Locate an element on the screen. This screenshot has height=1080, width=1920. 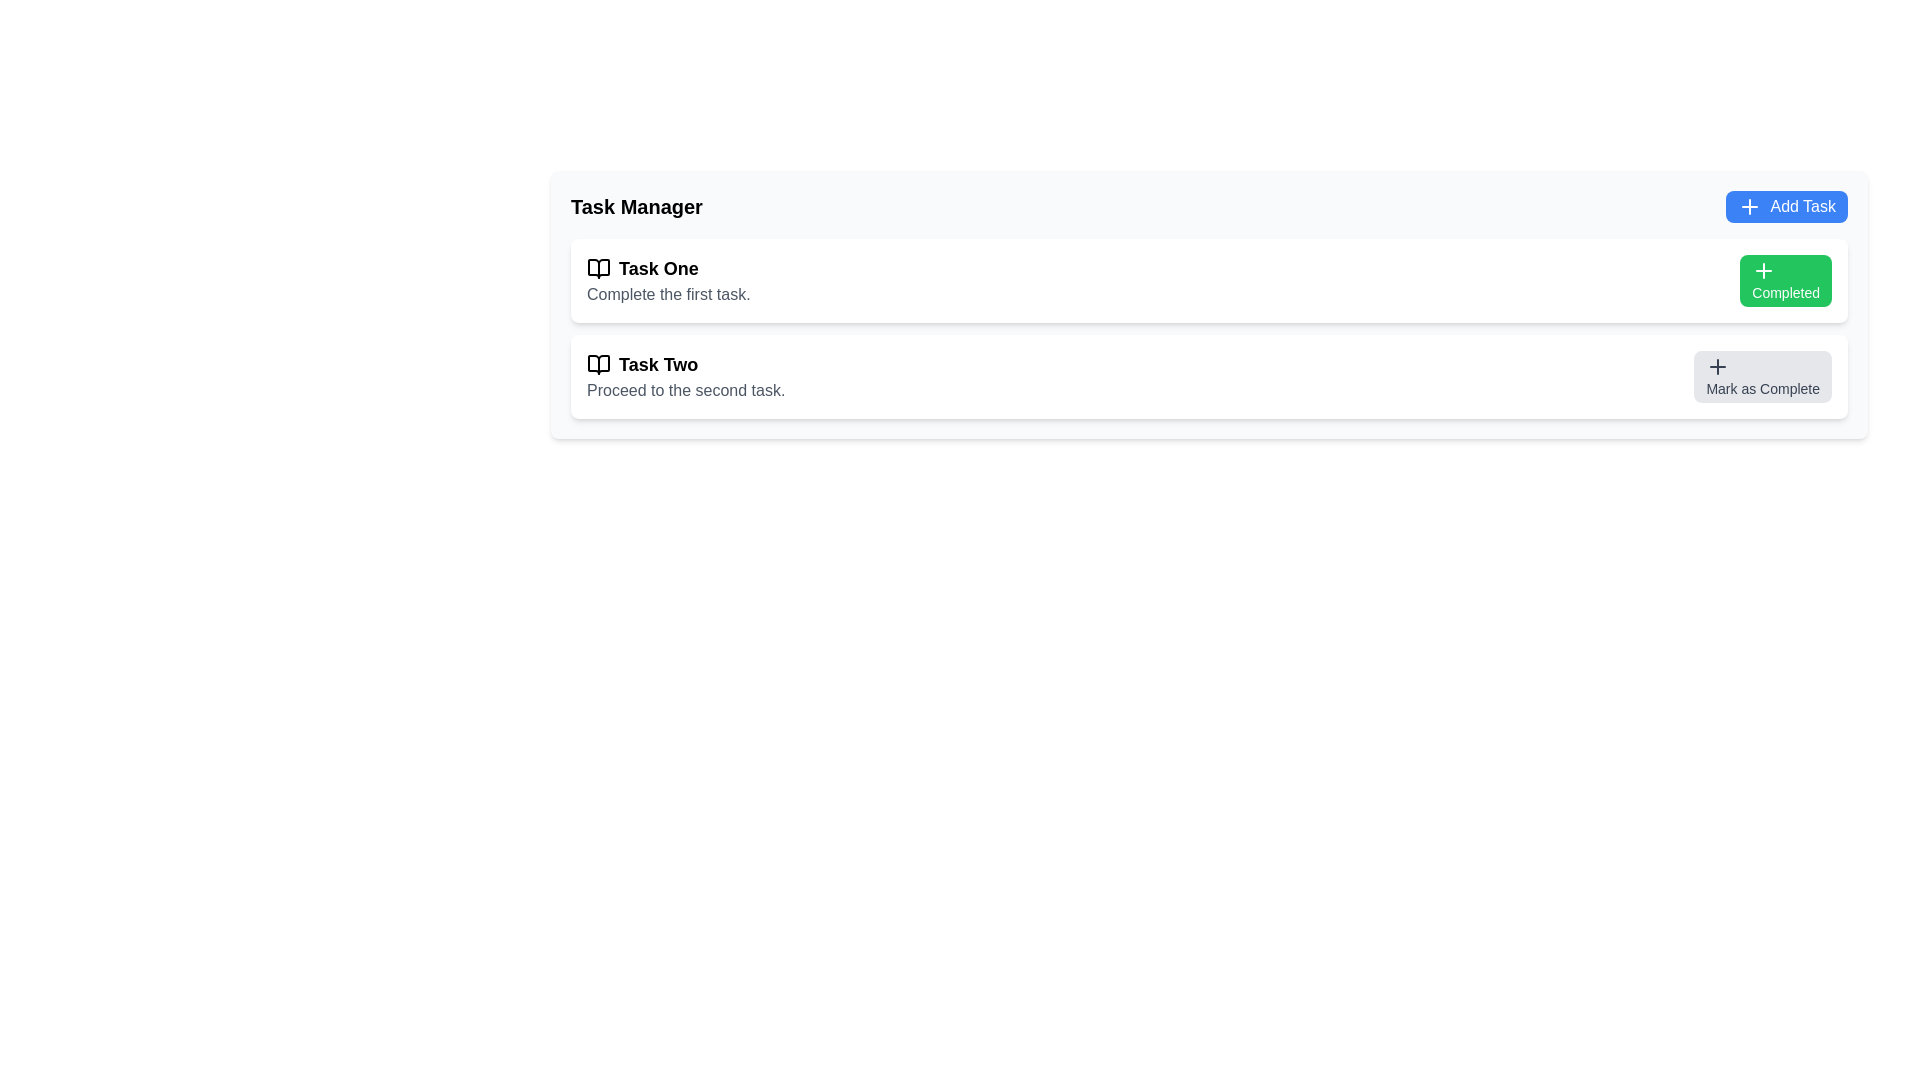
the Text Label element that reads 'Proceed to the second task.', which is displayed in grayish color and is located below the title heading 'Task Two' is located at coordinates (686, 390).